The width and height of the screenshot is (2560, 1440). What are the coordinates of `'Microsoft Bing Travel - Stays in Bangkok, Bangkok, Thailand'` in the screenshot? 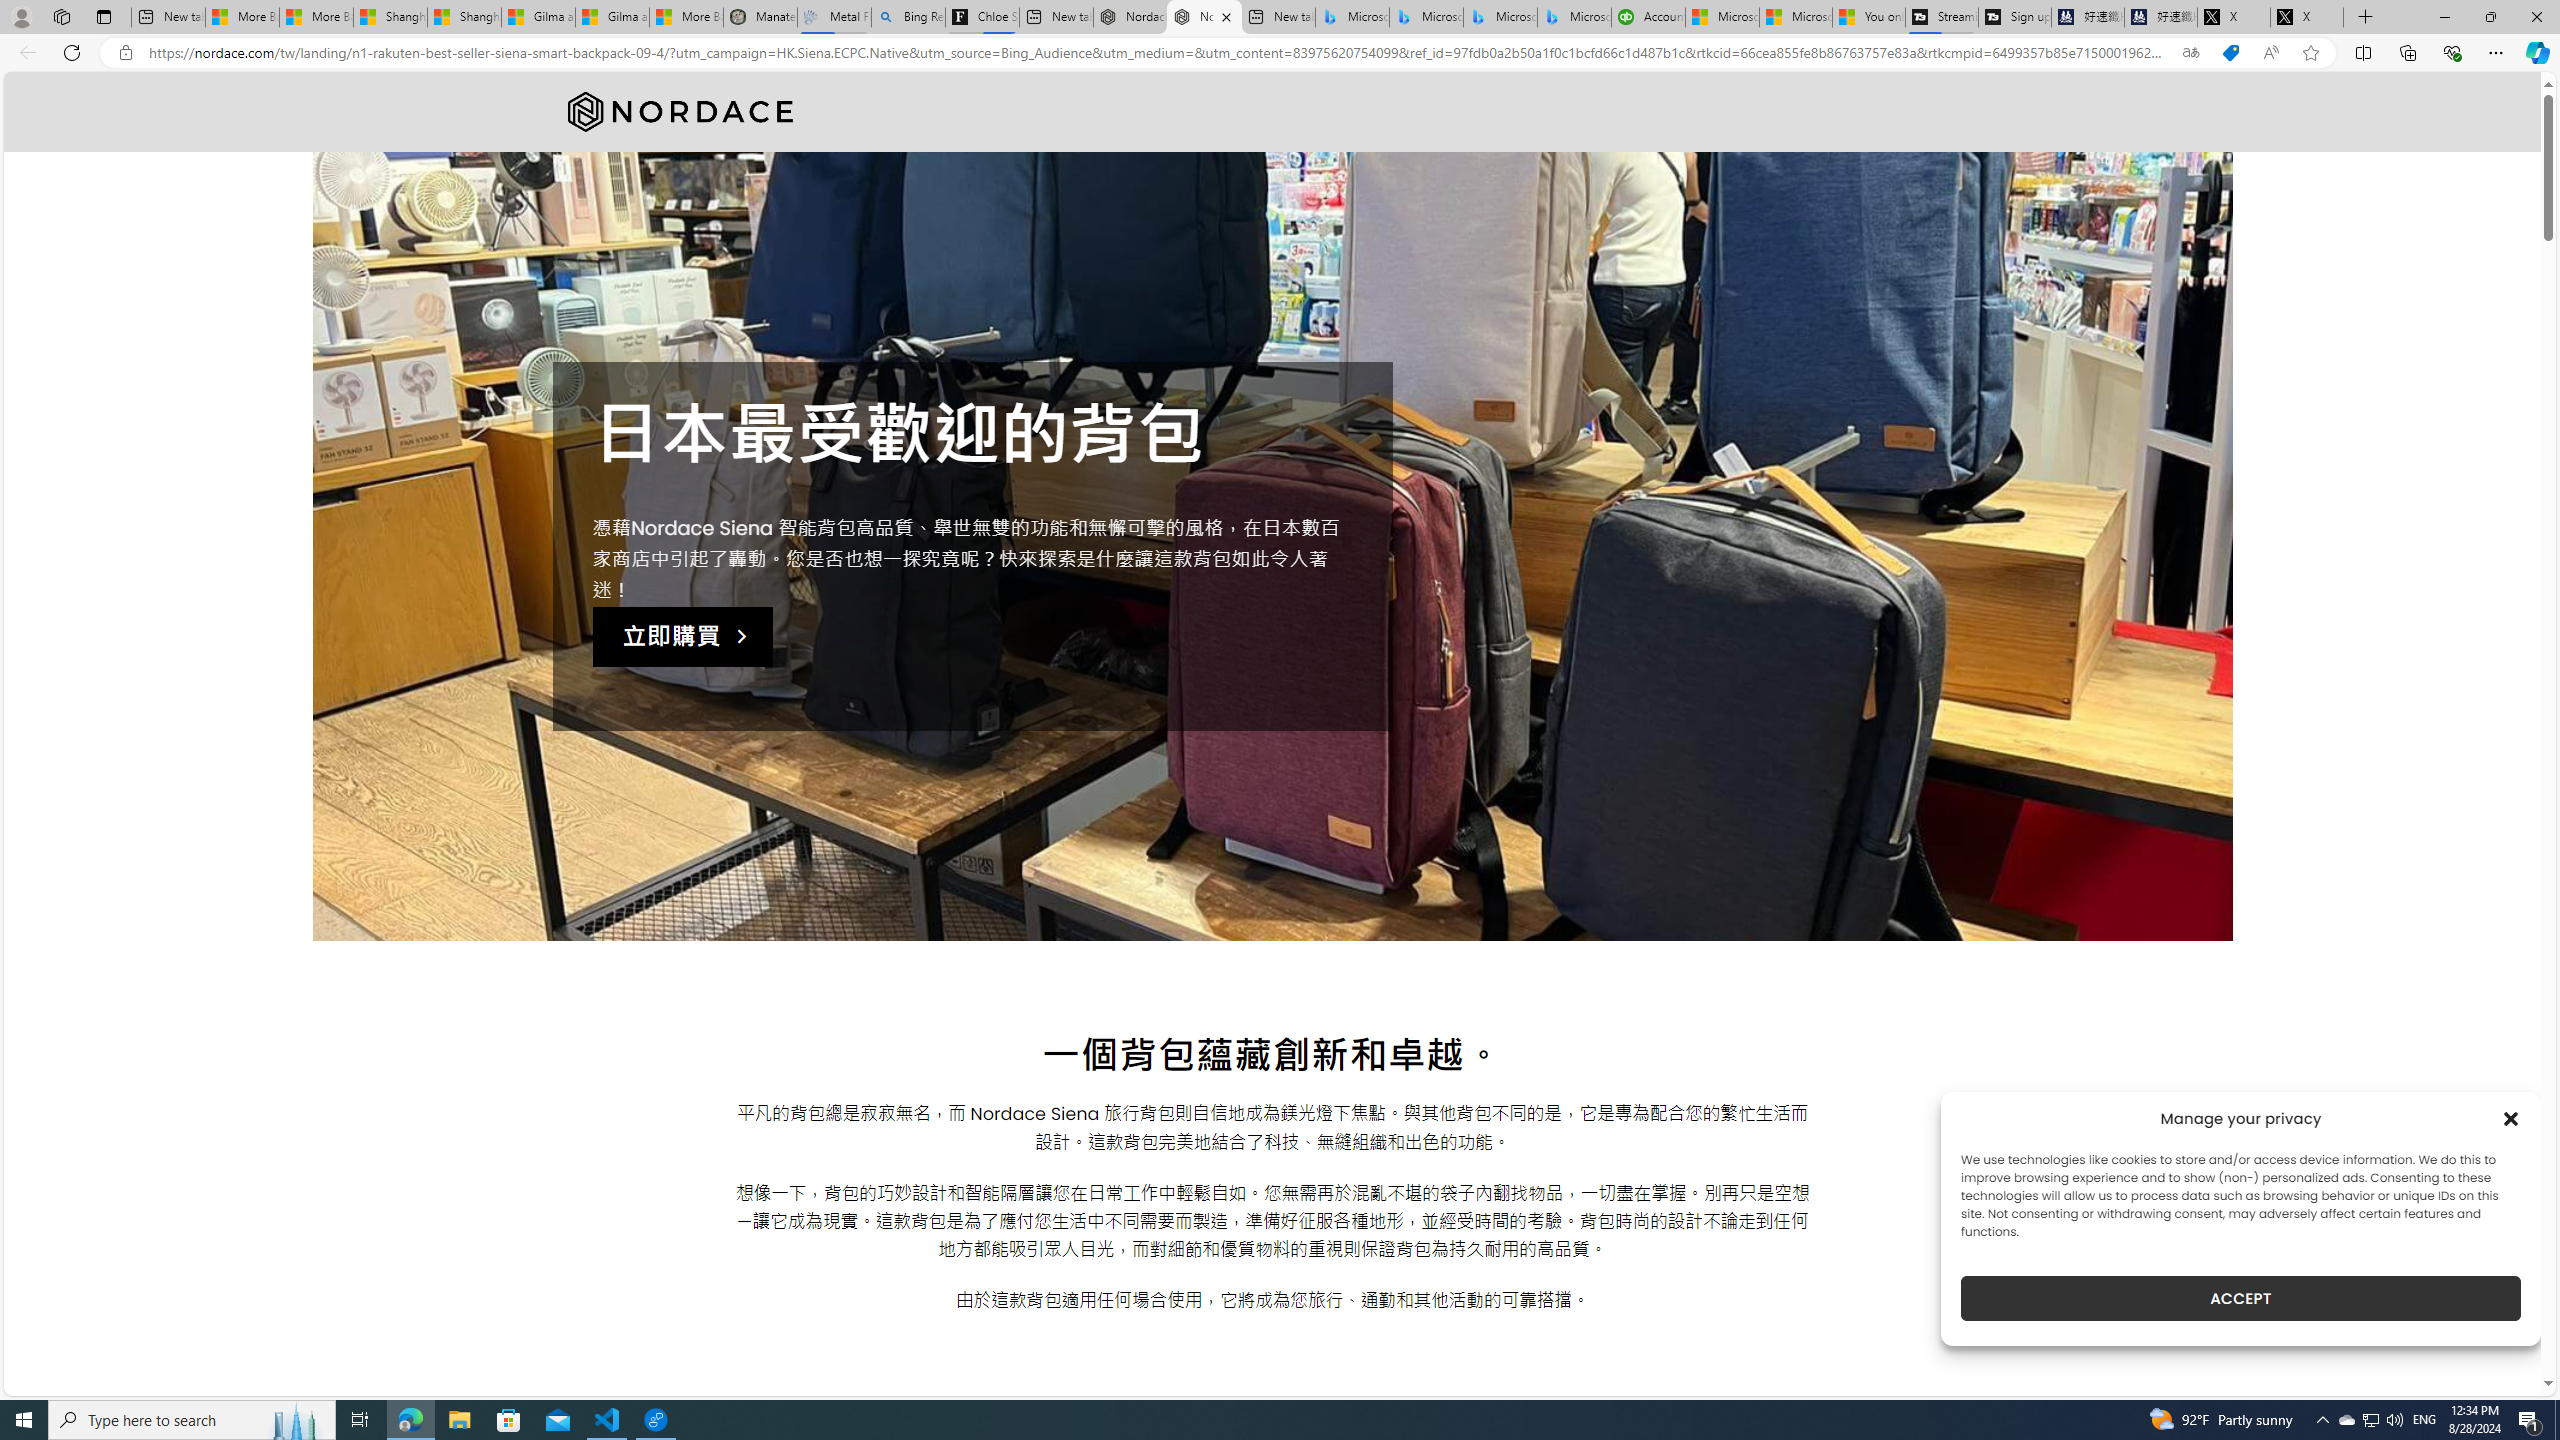 It's located at (1424, 16).